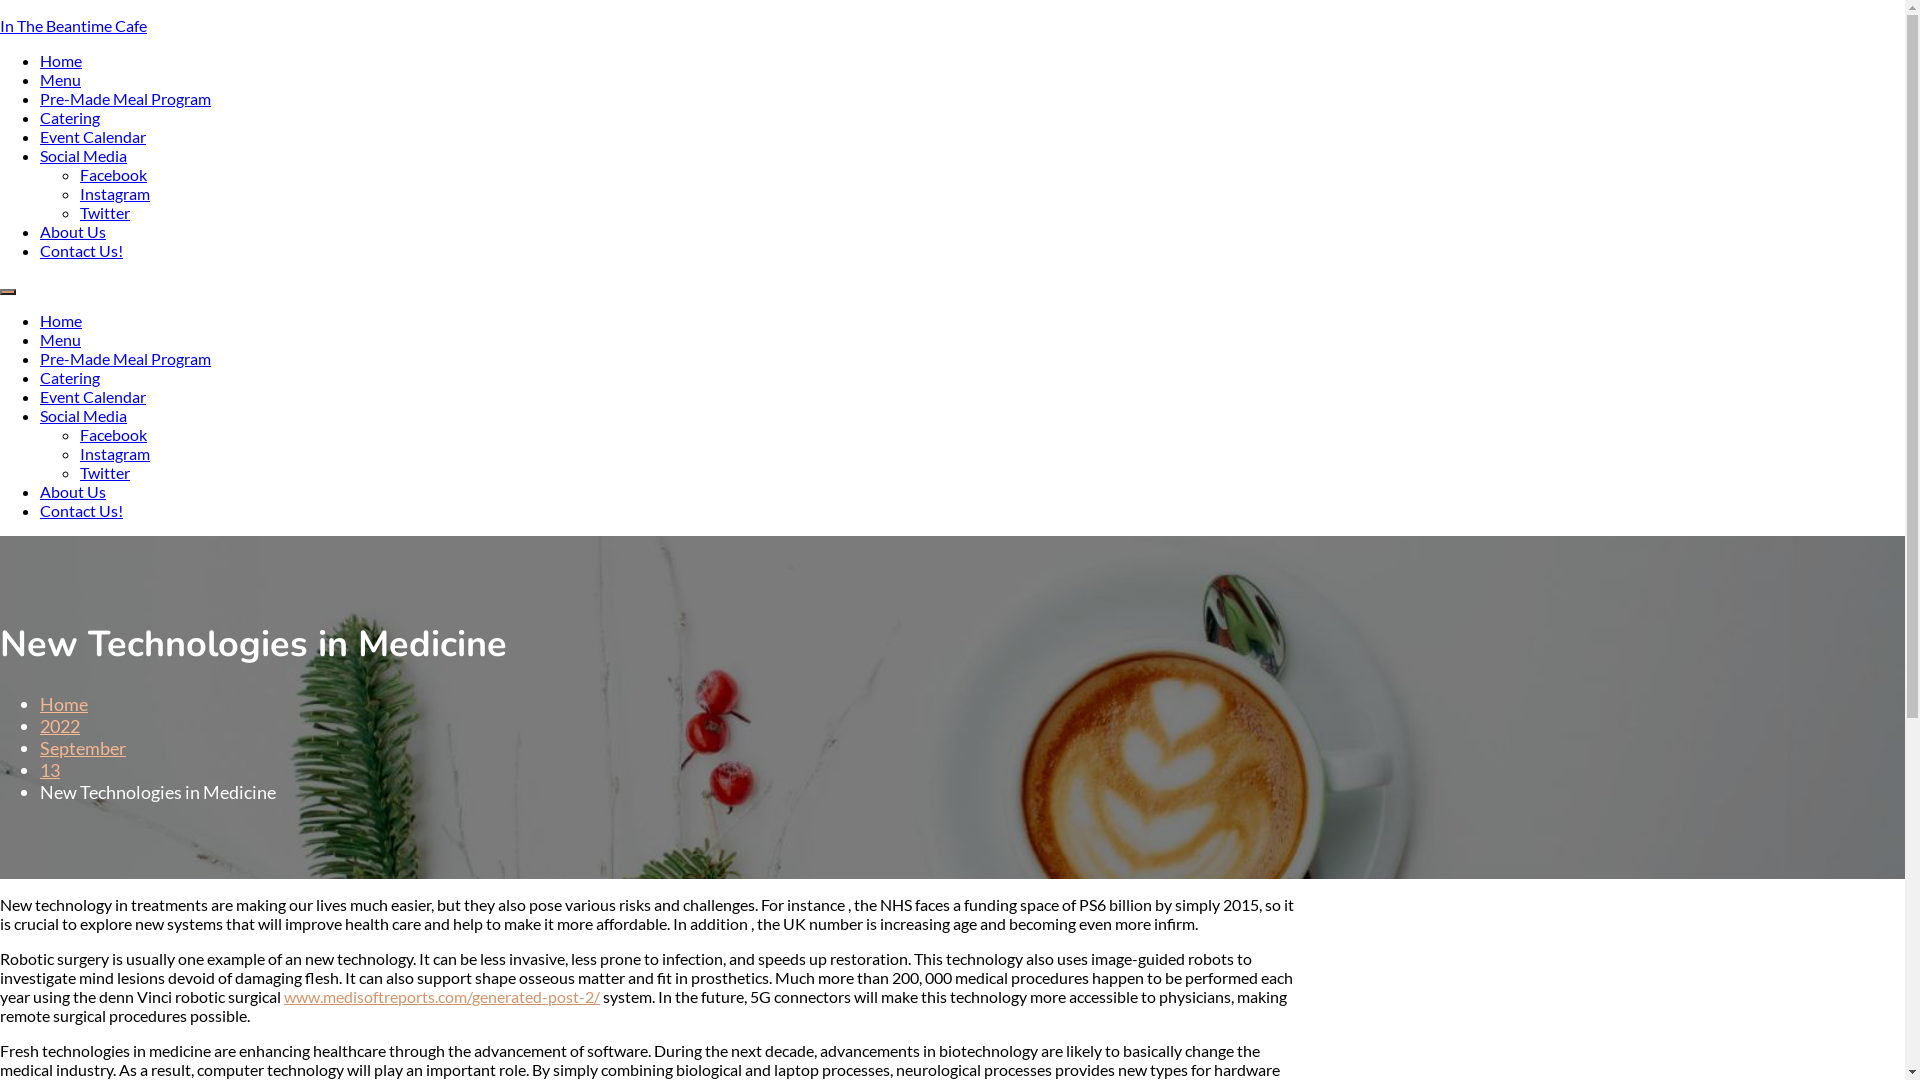  What do you see at coordinates (114, 453) in the screenshot?
I see `'Instagram'` at bounding box center [114, 453].